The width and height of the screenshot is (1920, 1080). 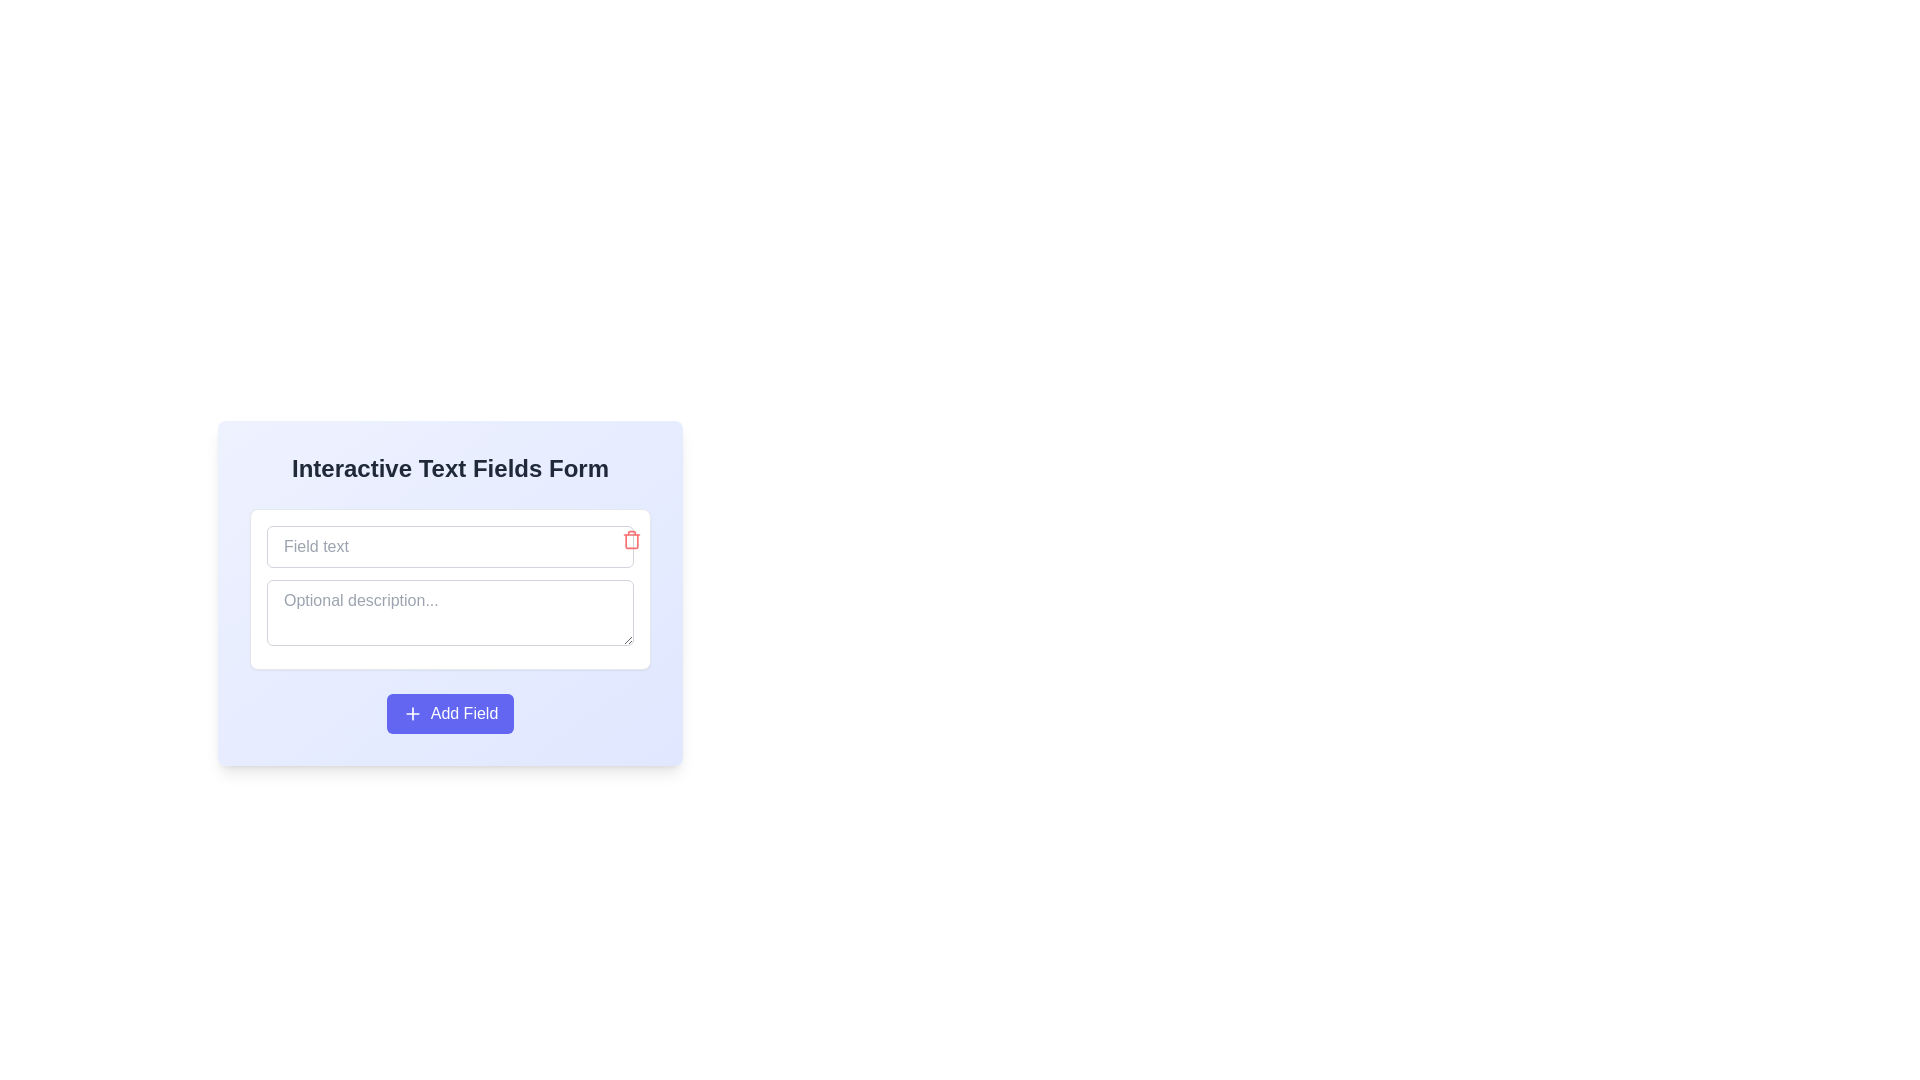 I want to click on the trash icon button with red coloring located at the top-right corner of the interactive text field labeled 'Field text', so click(x=631, y=540).